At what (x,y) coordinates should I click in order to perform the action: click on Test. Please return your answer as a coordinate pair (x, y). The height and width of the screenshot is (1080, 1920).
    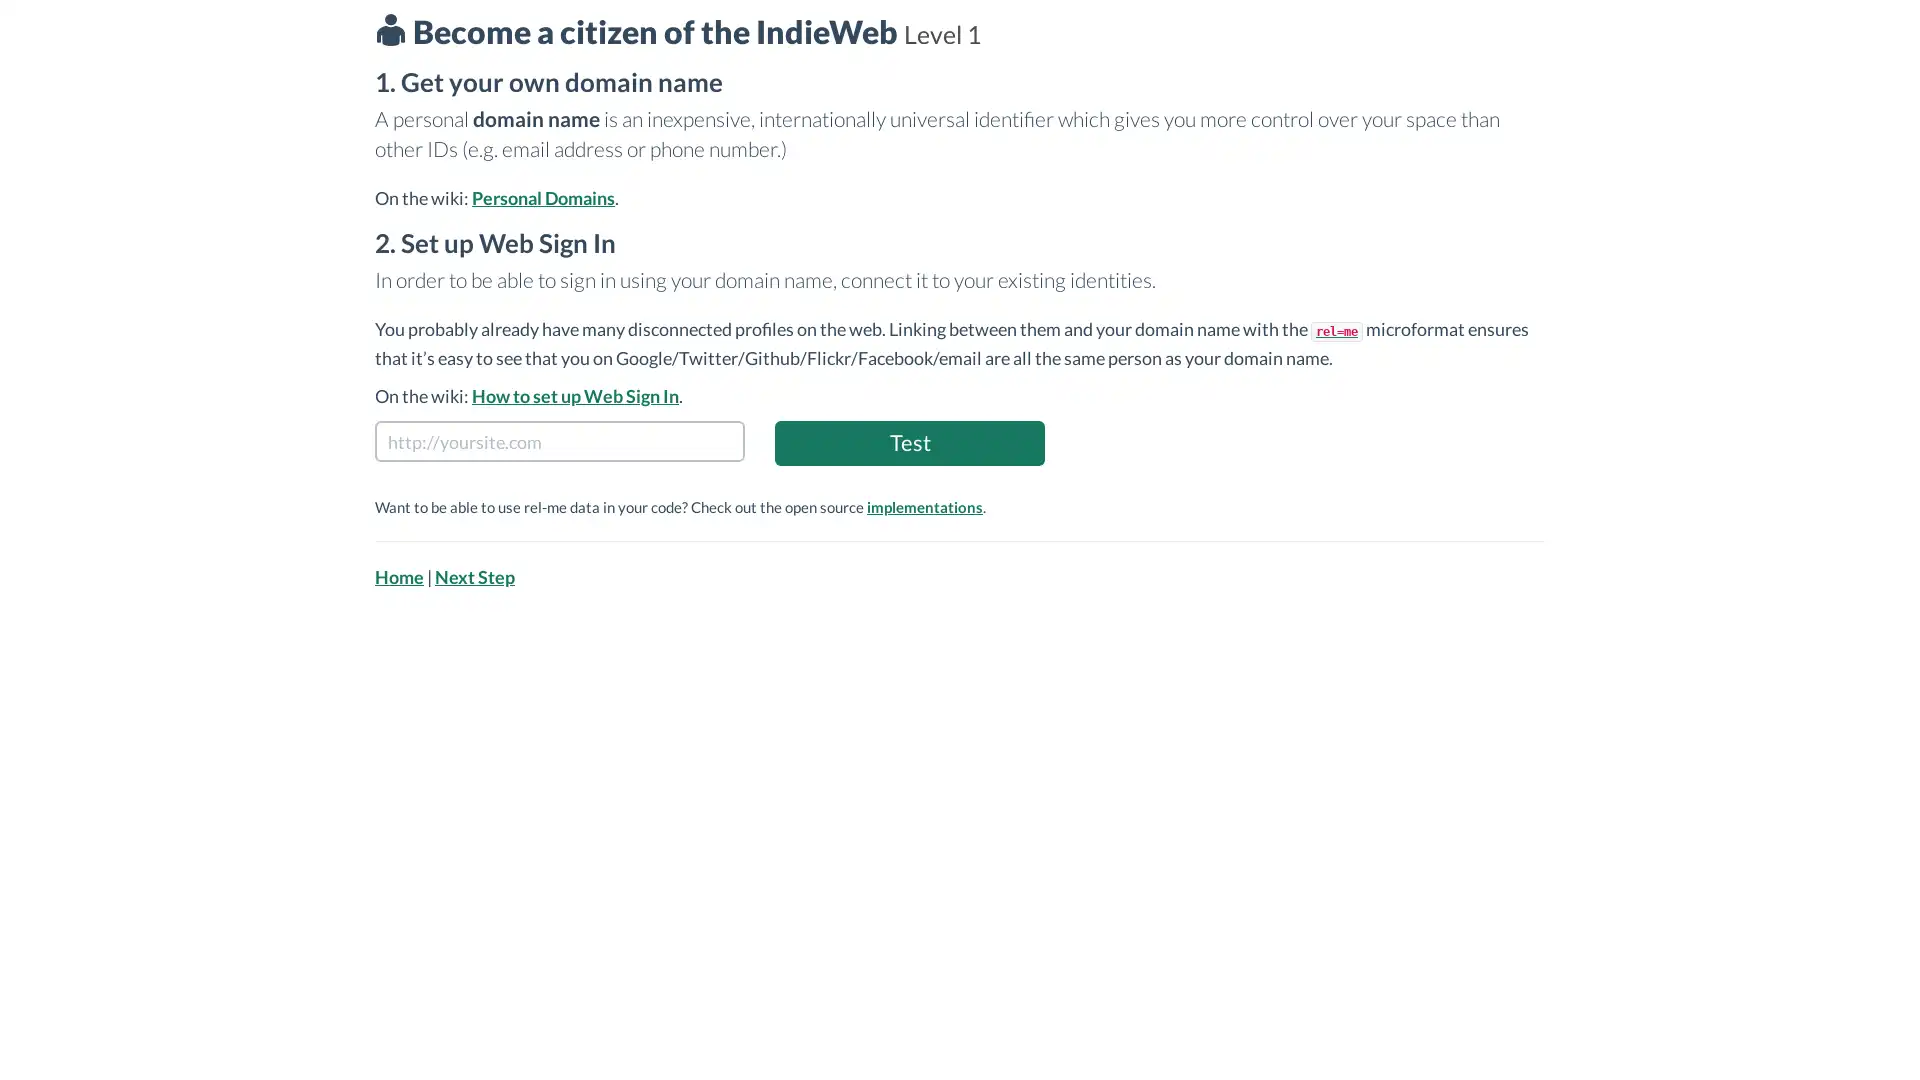
    Looking at the image, I should click on (909, 442).